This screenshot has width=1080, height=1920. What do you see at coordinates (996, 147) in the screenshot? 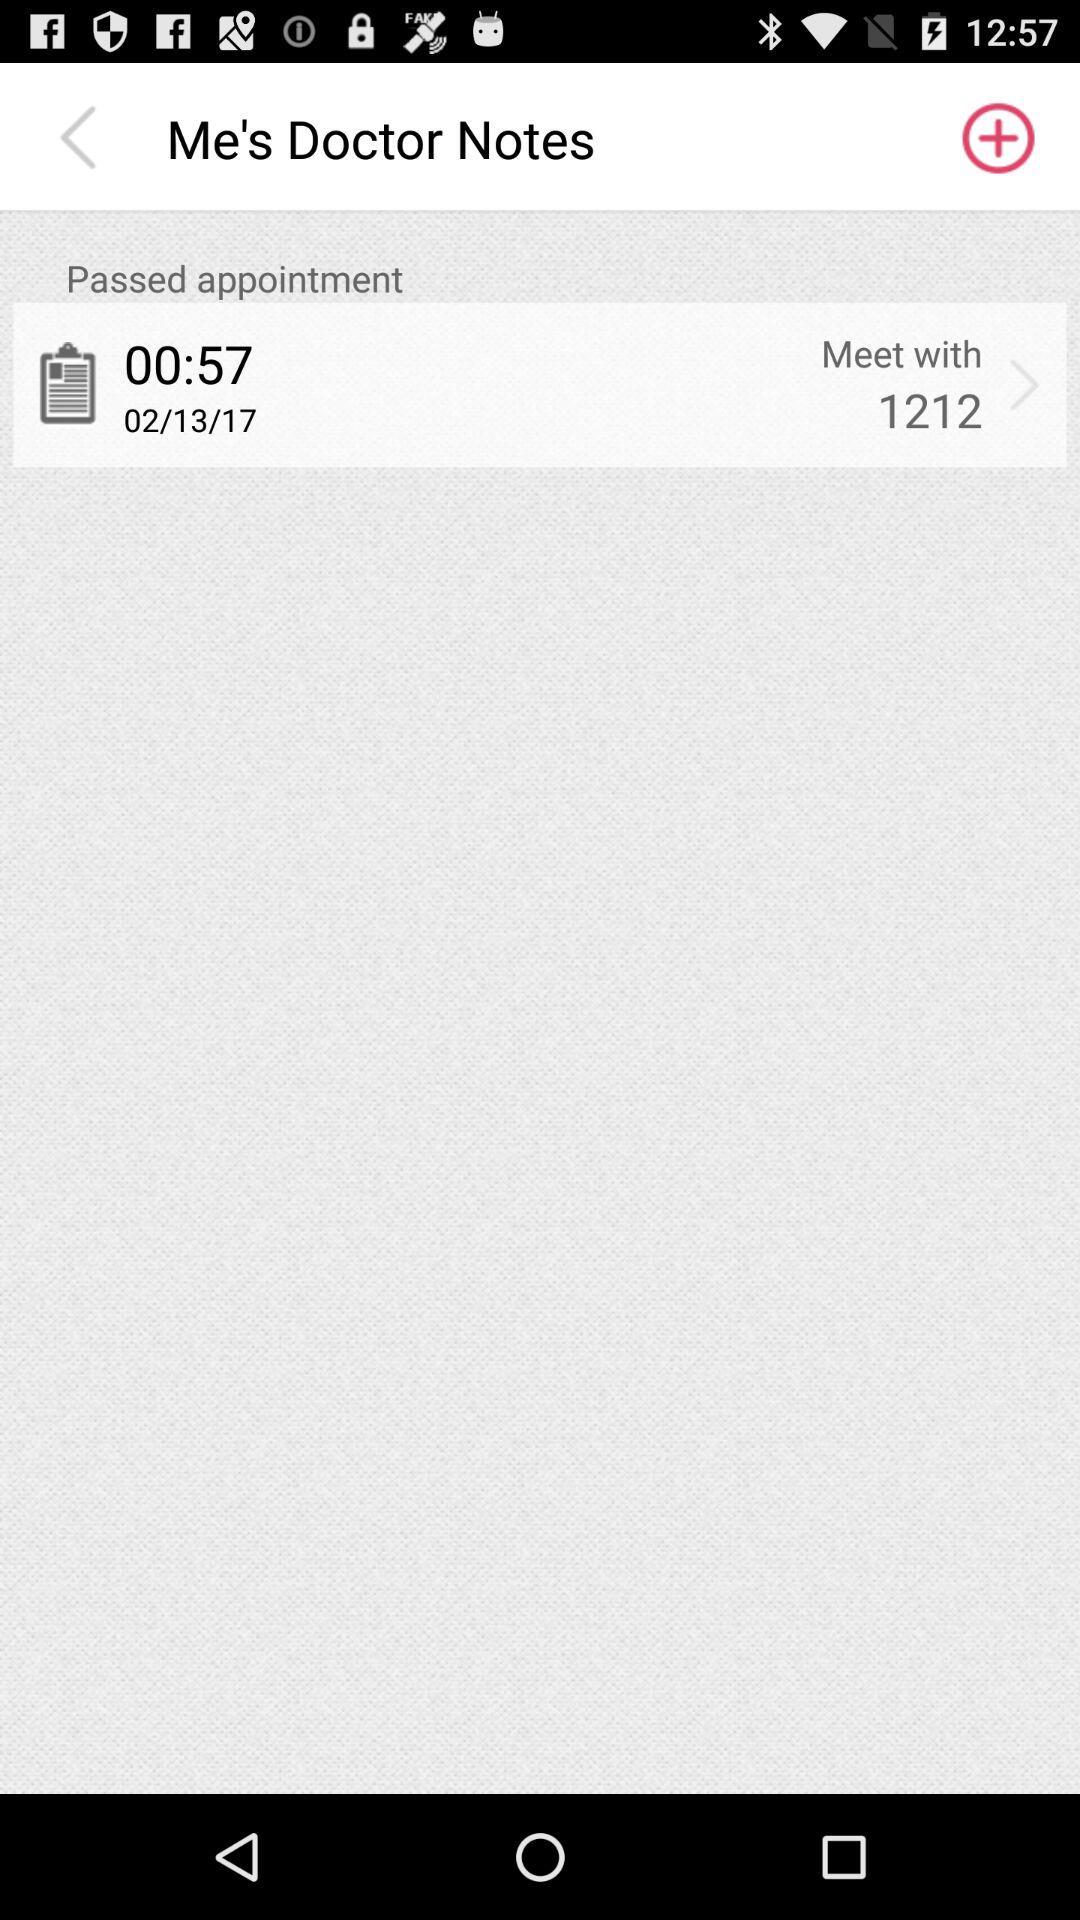
I see `the add icon` at bounding box center [996, 147].